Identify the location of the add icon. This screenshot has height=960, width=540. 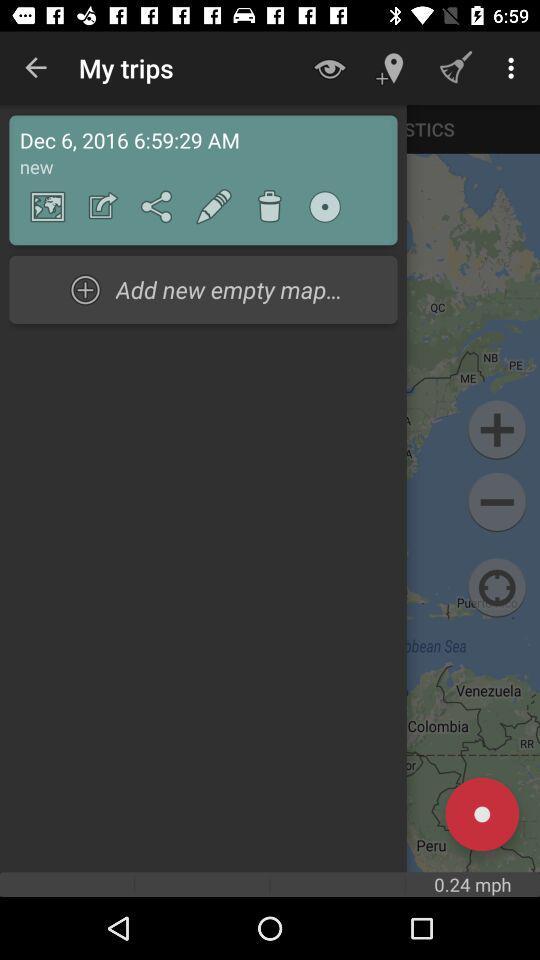
(496, 430).